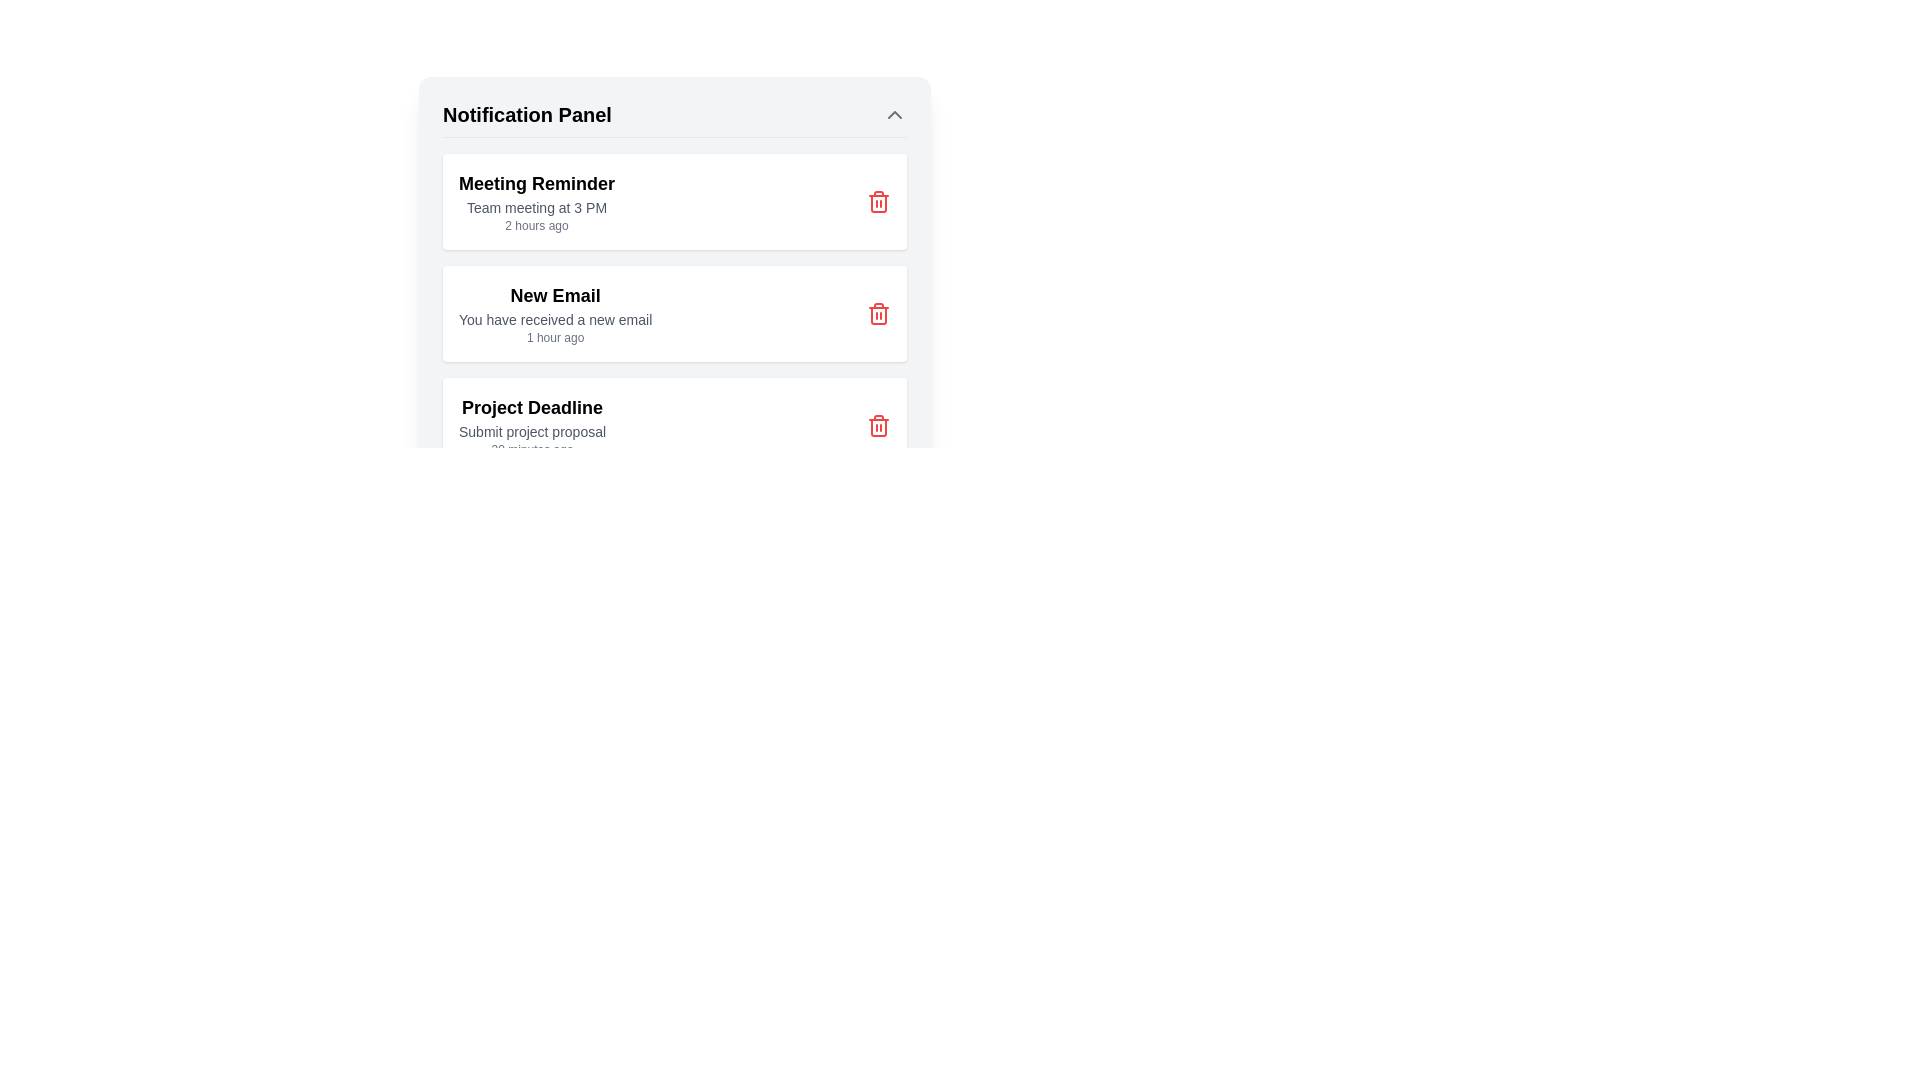 The image size is (1920, 1080). What do you see at coordinates (537, 201) in the screenshot?
I see `the 'Meeting Reminder' text block, which includes a bold title, a subtitle, and a timestamp, located at the top of the notification panel` at bounding box center [537, 201].